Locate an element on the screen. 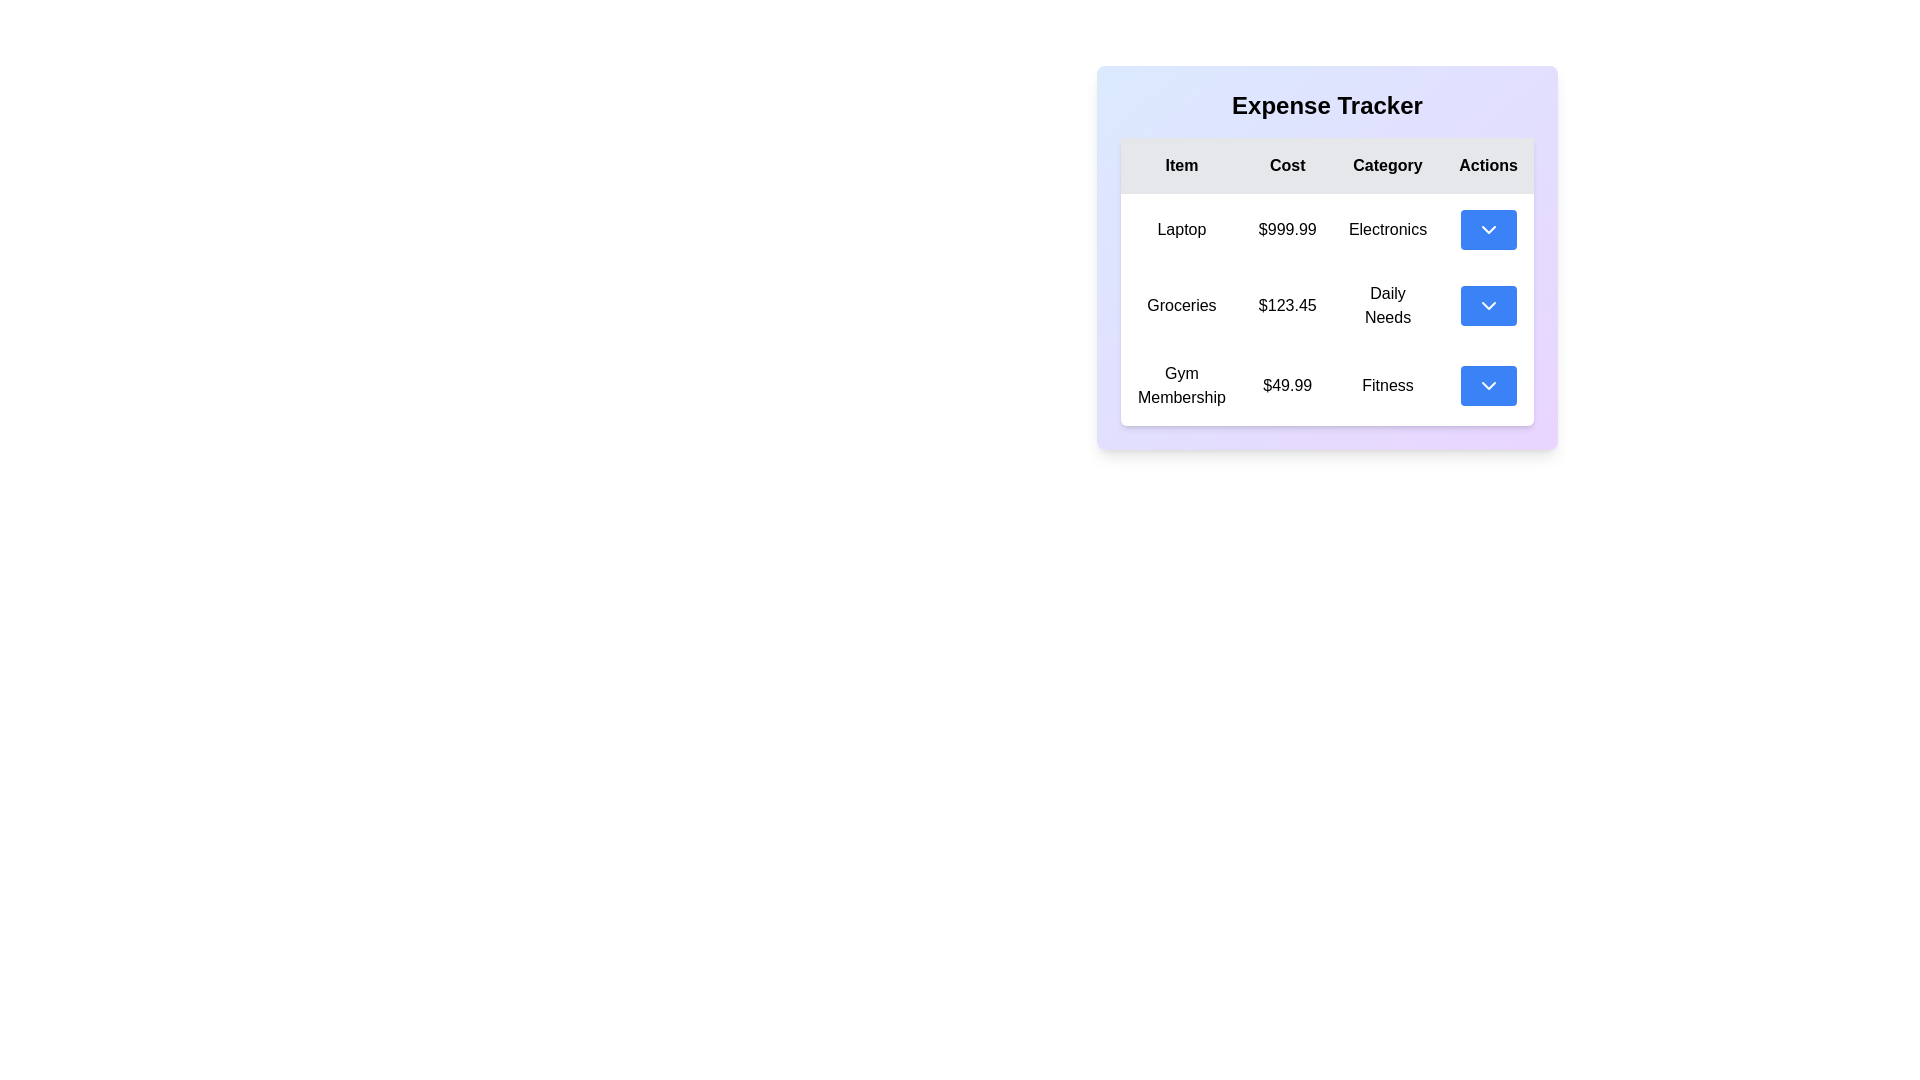 The height and width of the screenshot is (1080, 1920). the blue rectangular button with a downward-pointing arrow icon, located in the last row of the 'Actions' column next to the 'Fitness' text is located at coordinates (1488, 385).